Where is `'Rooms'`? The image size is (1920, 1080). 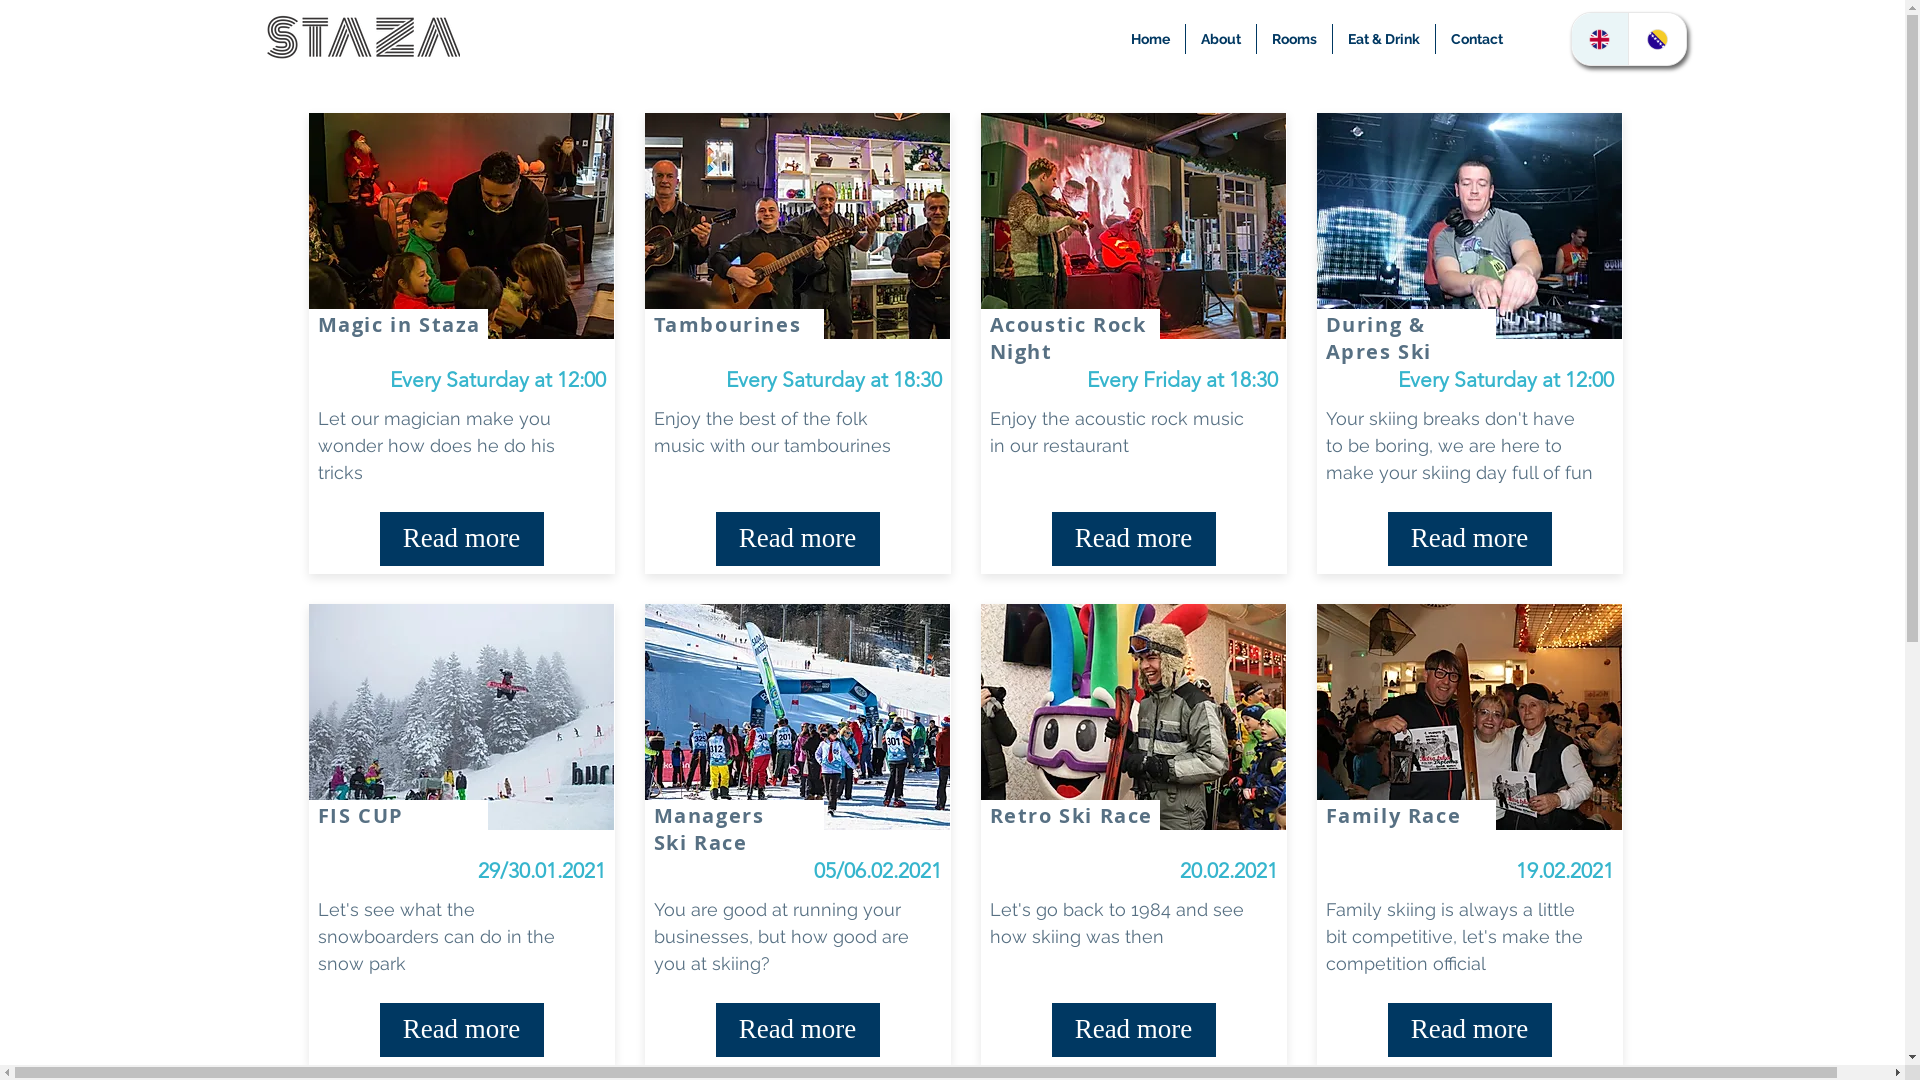
'Rooms' is located at coordinates (1255, 38).